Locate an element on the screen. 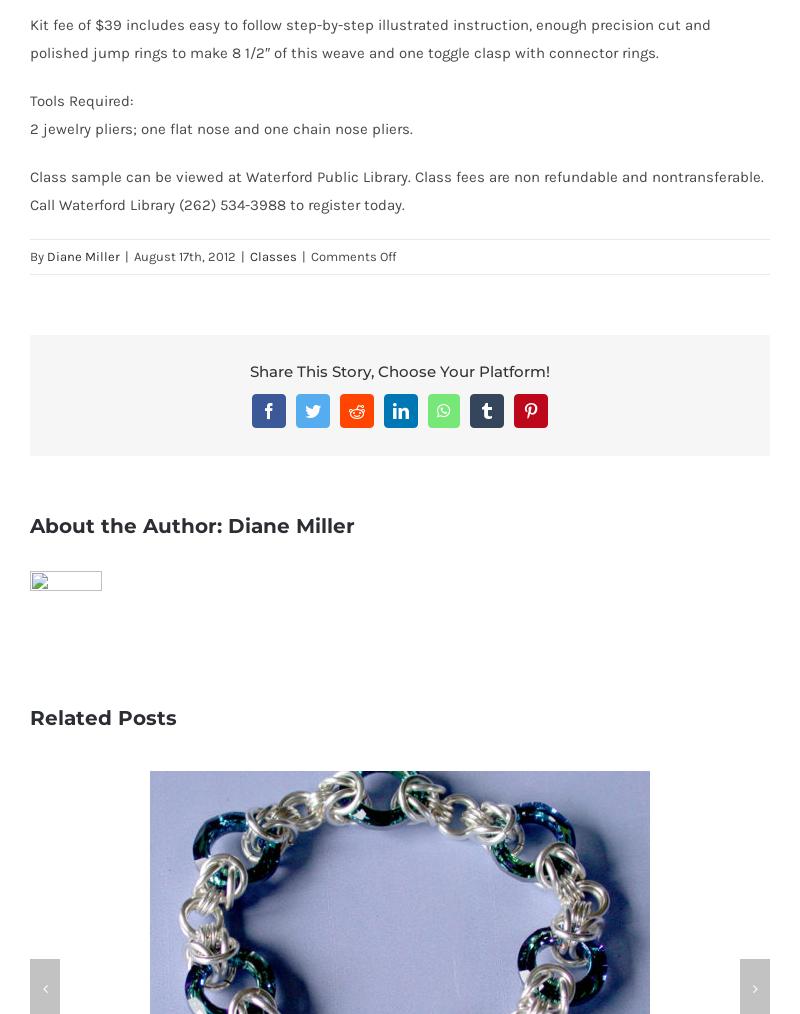  'Tools Required:' is located at coordinates (81, 99).